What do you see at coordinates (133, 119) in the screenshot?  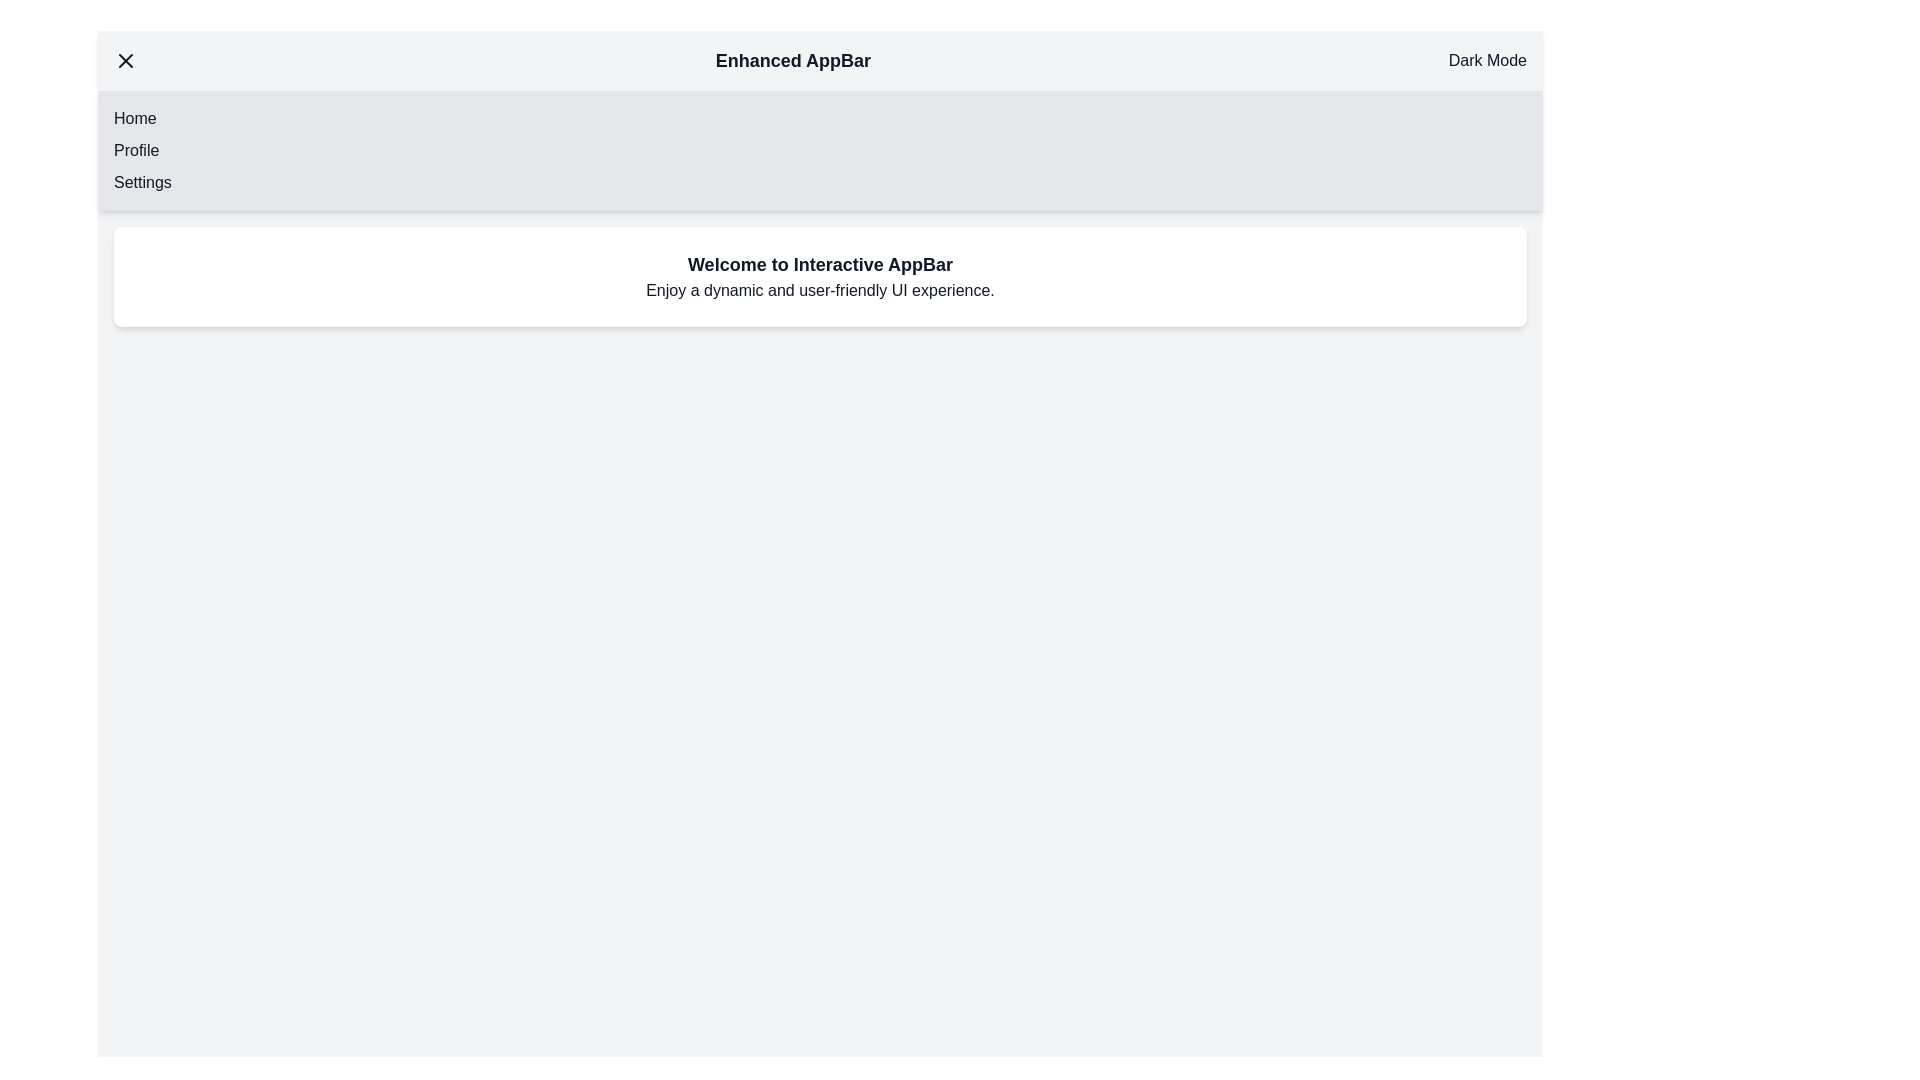 I see `the Home button to navigate to the respective section` at bounding box center [133, 119].